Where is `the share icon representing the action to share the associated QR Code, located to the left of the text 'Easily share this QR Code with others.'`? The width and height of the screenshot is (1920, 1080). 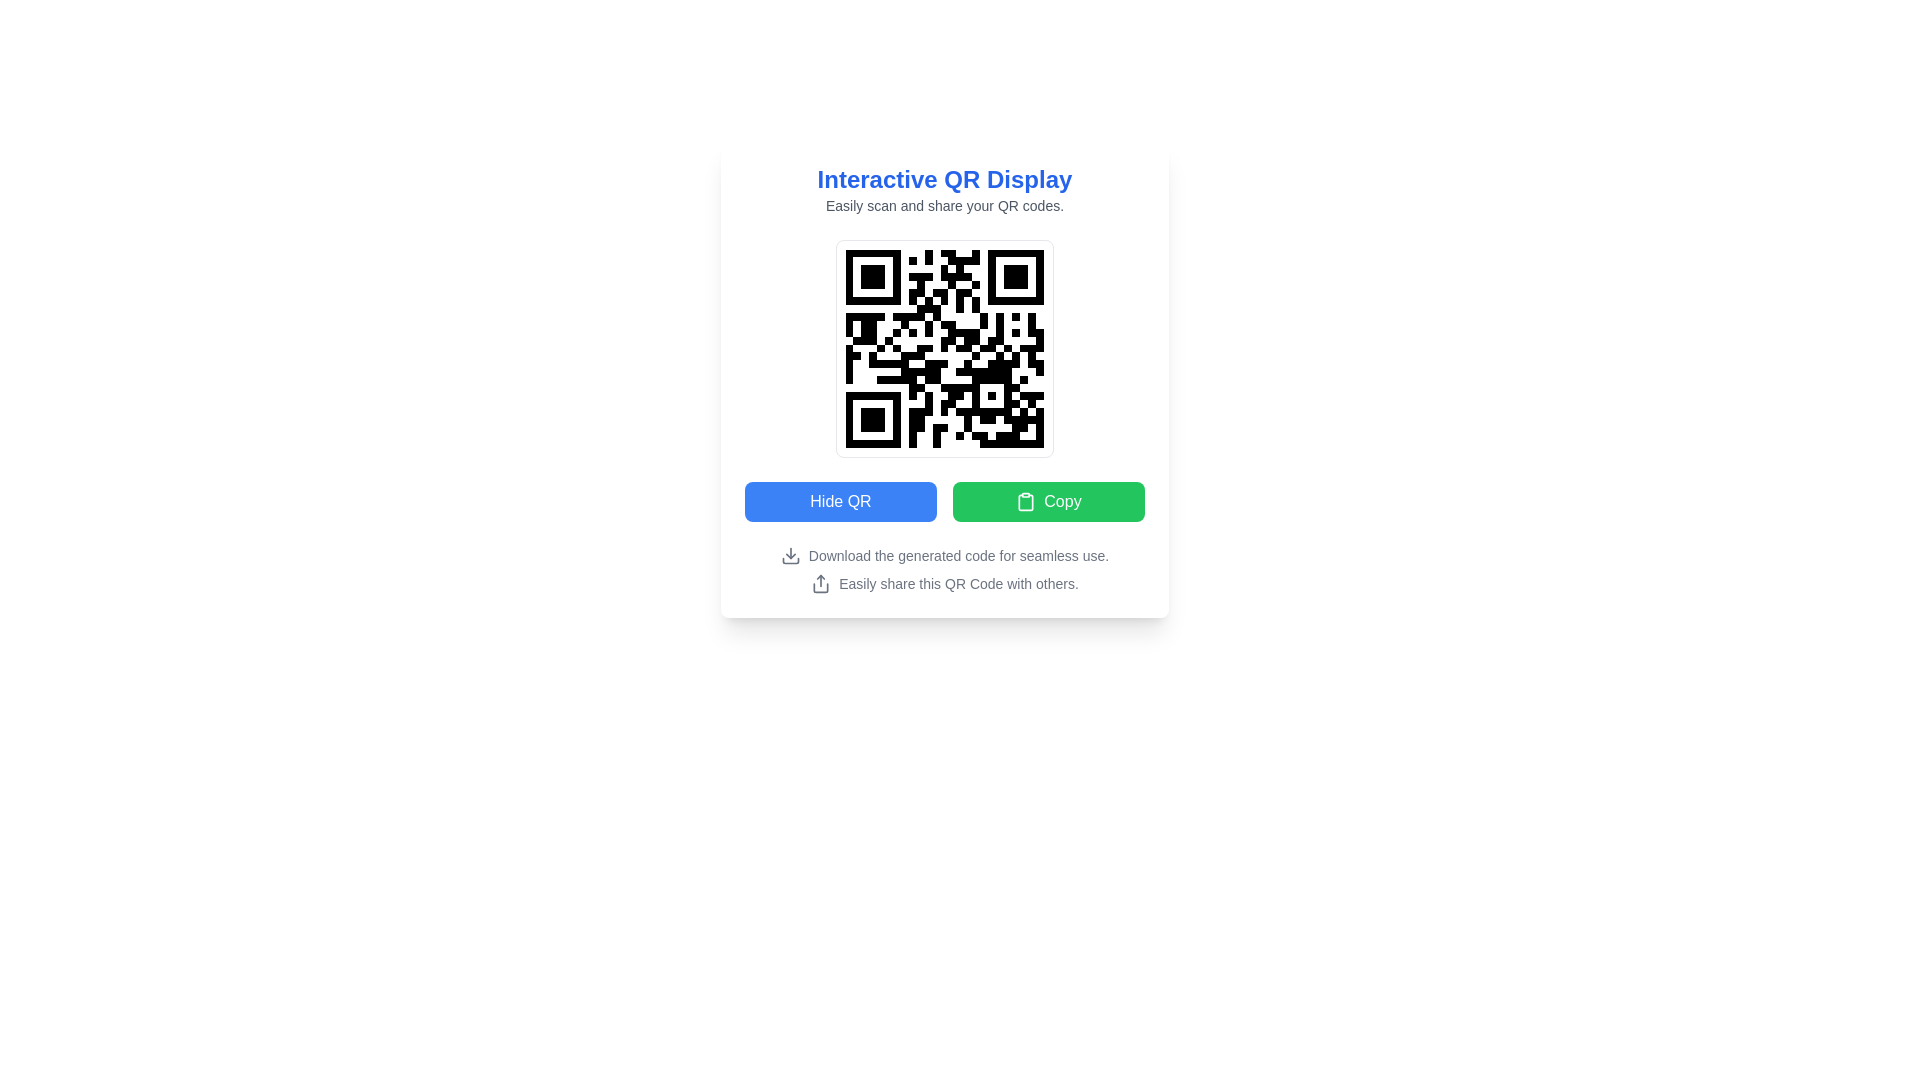 the share icon representing the action to share the associated QR Code, located to the left of the text 'Easily share this QR Code with others.' is located at coordinates (821, 583).